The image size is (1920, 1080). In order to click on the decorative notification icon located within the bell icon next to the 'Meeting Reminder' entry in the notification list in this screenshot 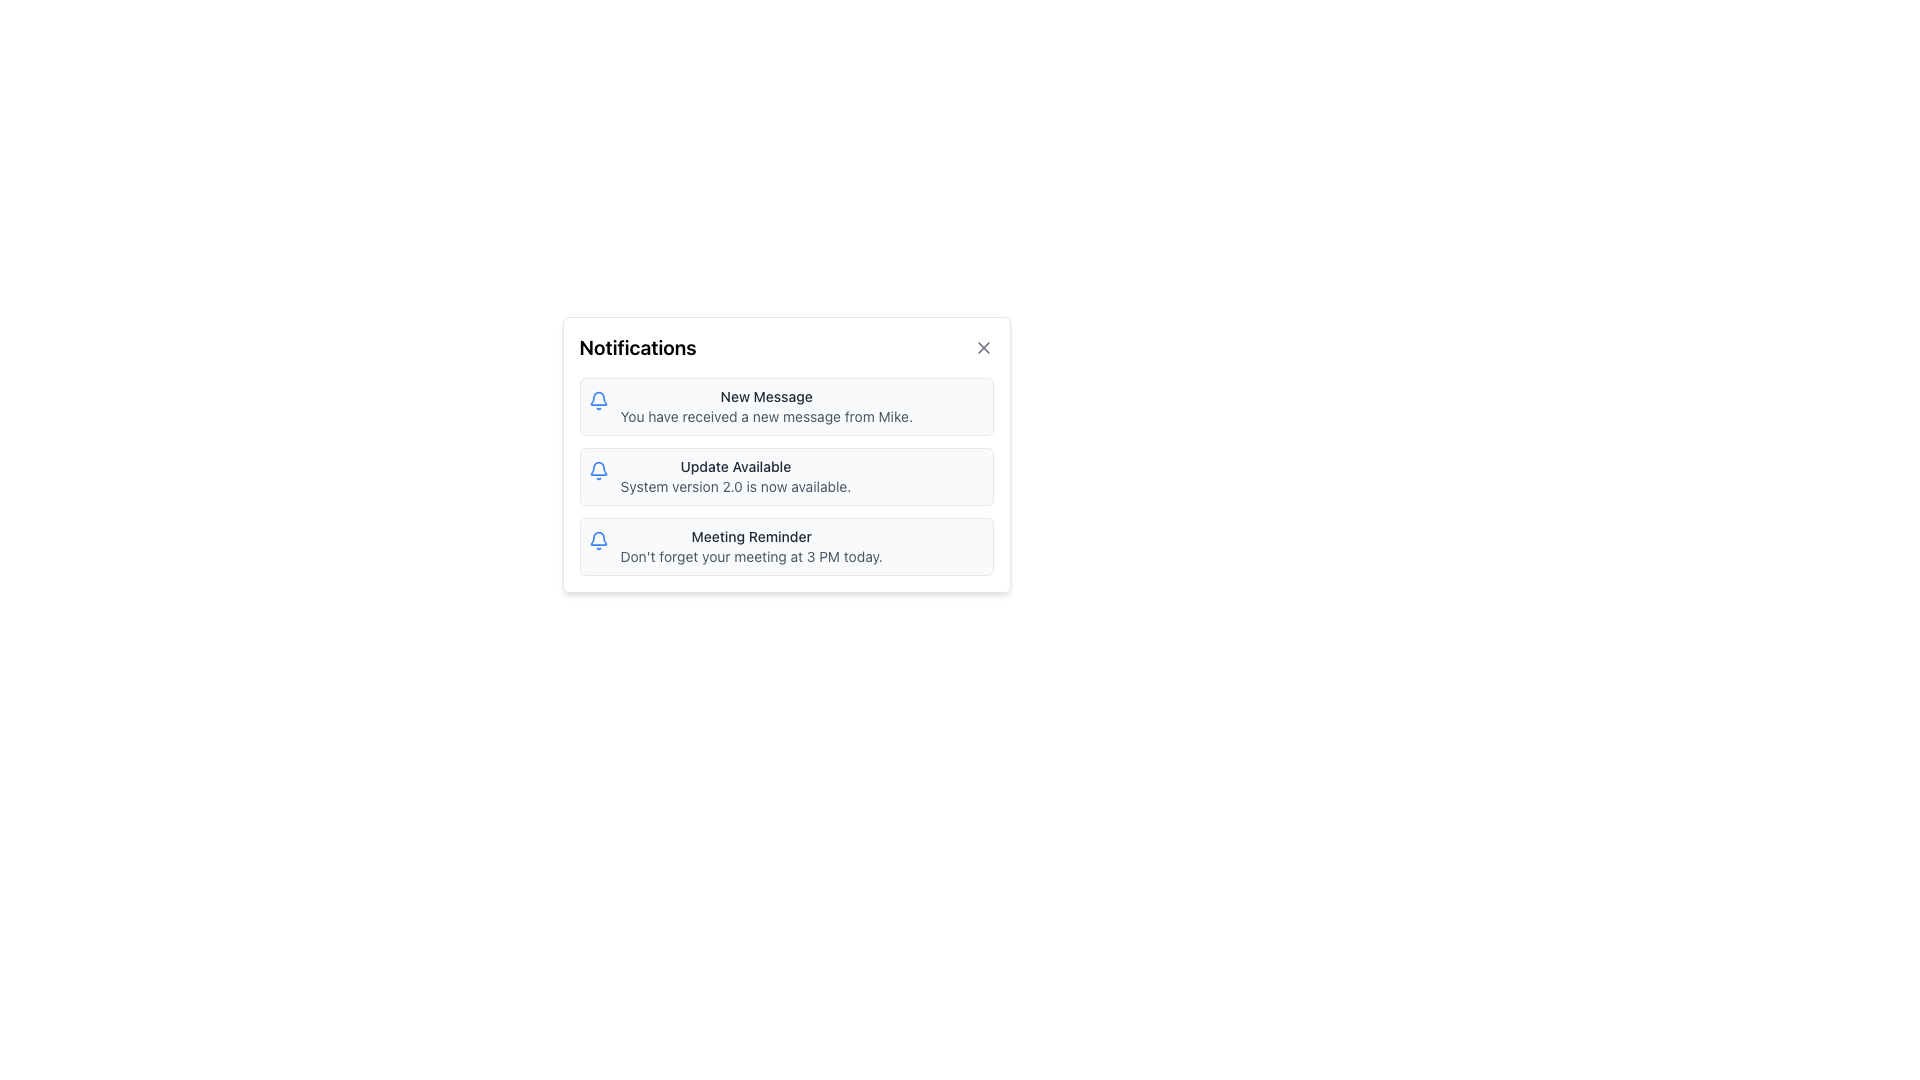, I will do `click(597, 468)`.